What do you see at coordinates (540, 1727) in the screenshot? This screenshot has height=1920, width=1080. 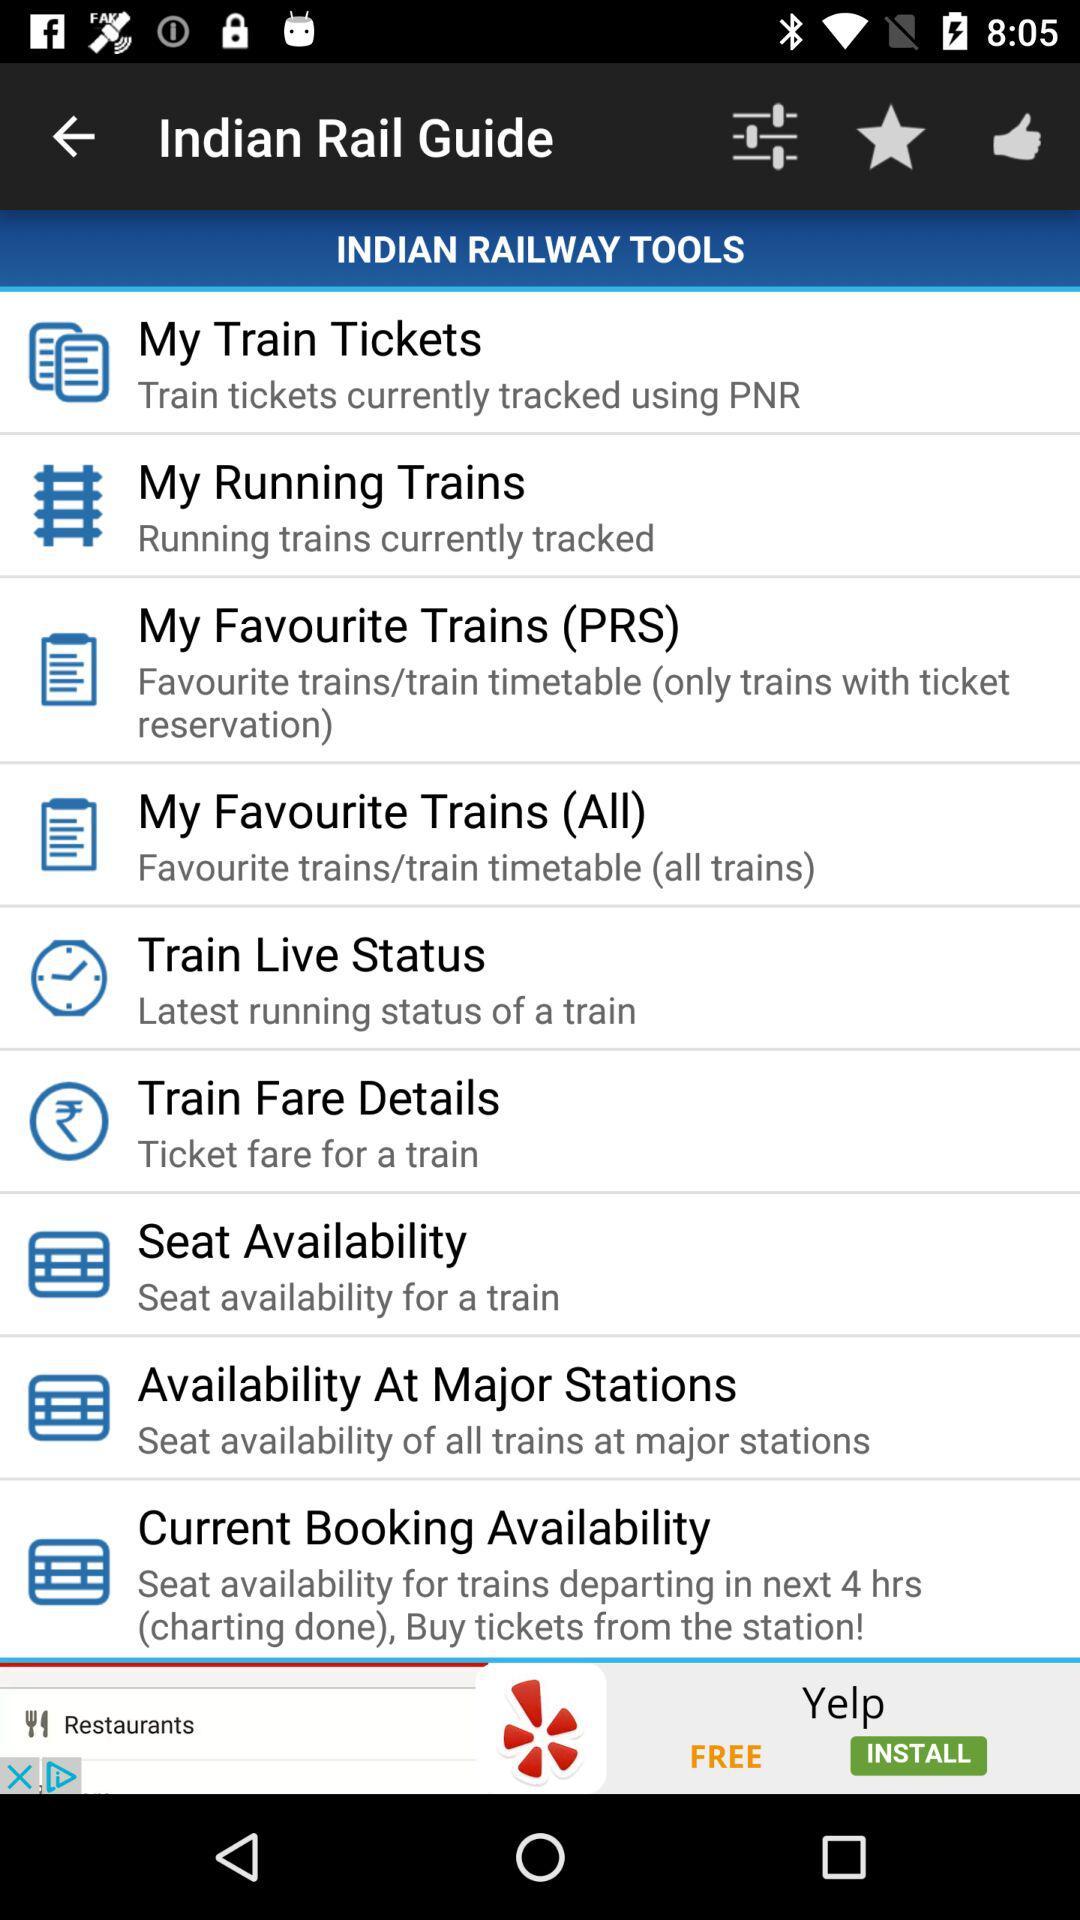 I see `advertisement area` at bounding box center [540, 1727].